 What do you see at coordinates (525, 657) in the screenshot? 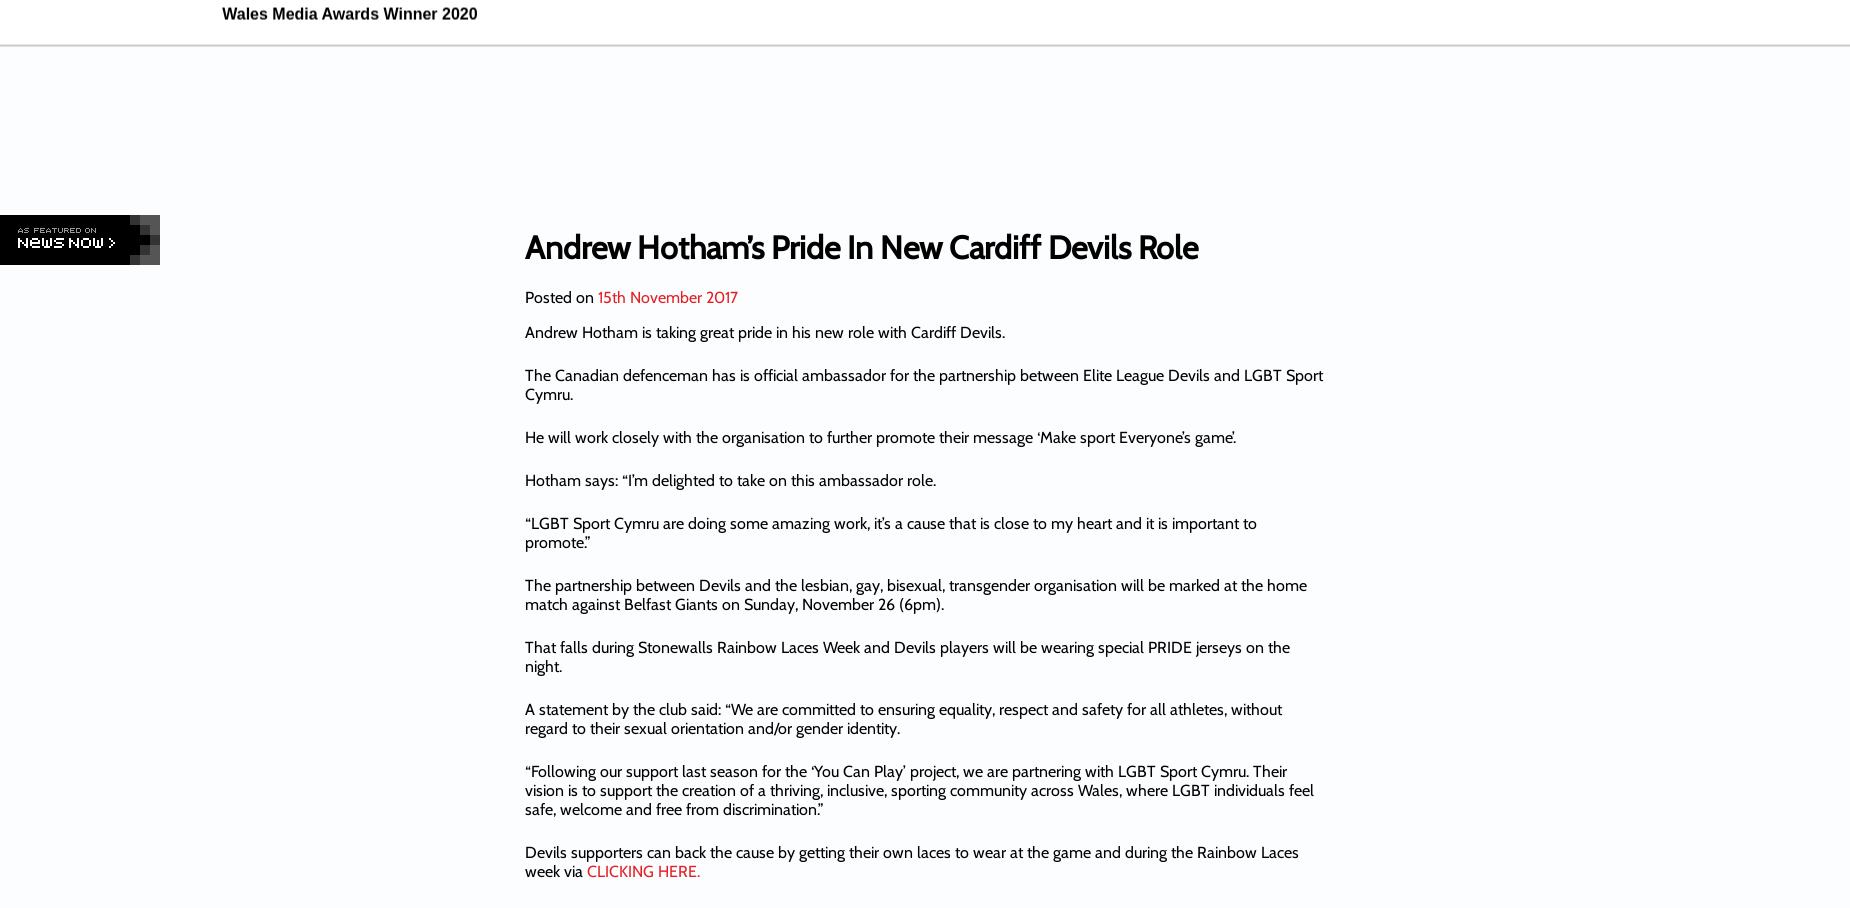
I see `'That falls during Stonewalls Rainbow Laces Week and Devils players will be wearing special PRIDE jerseys on the night.'` at bounding box center [525, 657].